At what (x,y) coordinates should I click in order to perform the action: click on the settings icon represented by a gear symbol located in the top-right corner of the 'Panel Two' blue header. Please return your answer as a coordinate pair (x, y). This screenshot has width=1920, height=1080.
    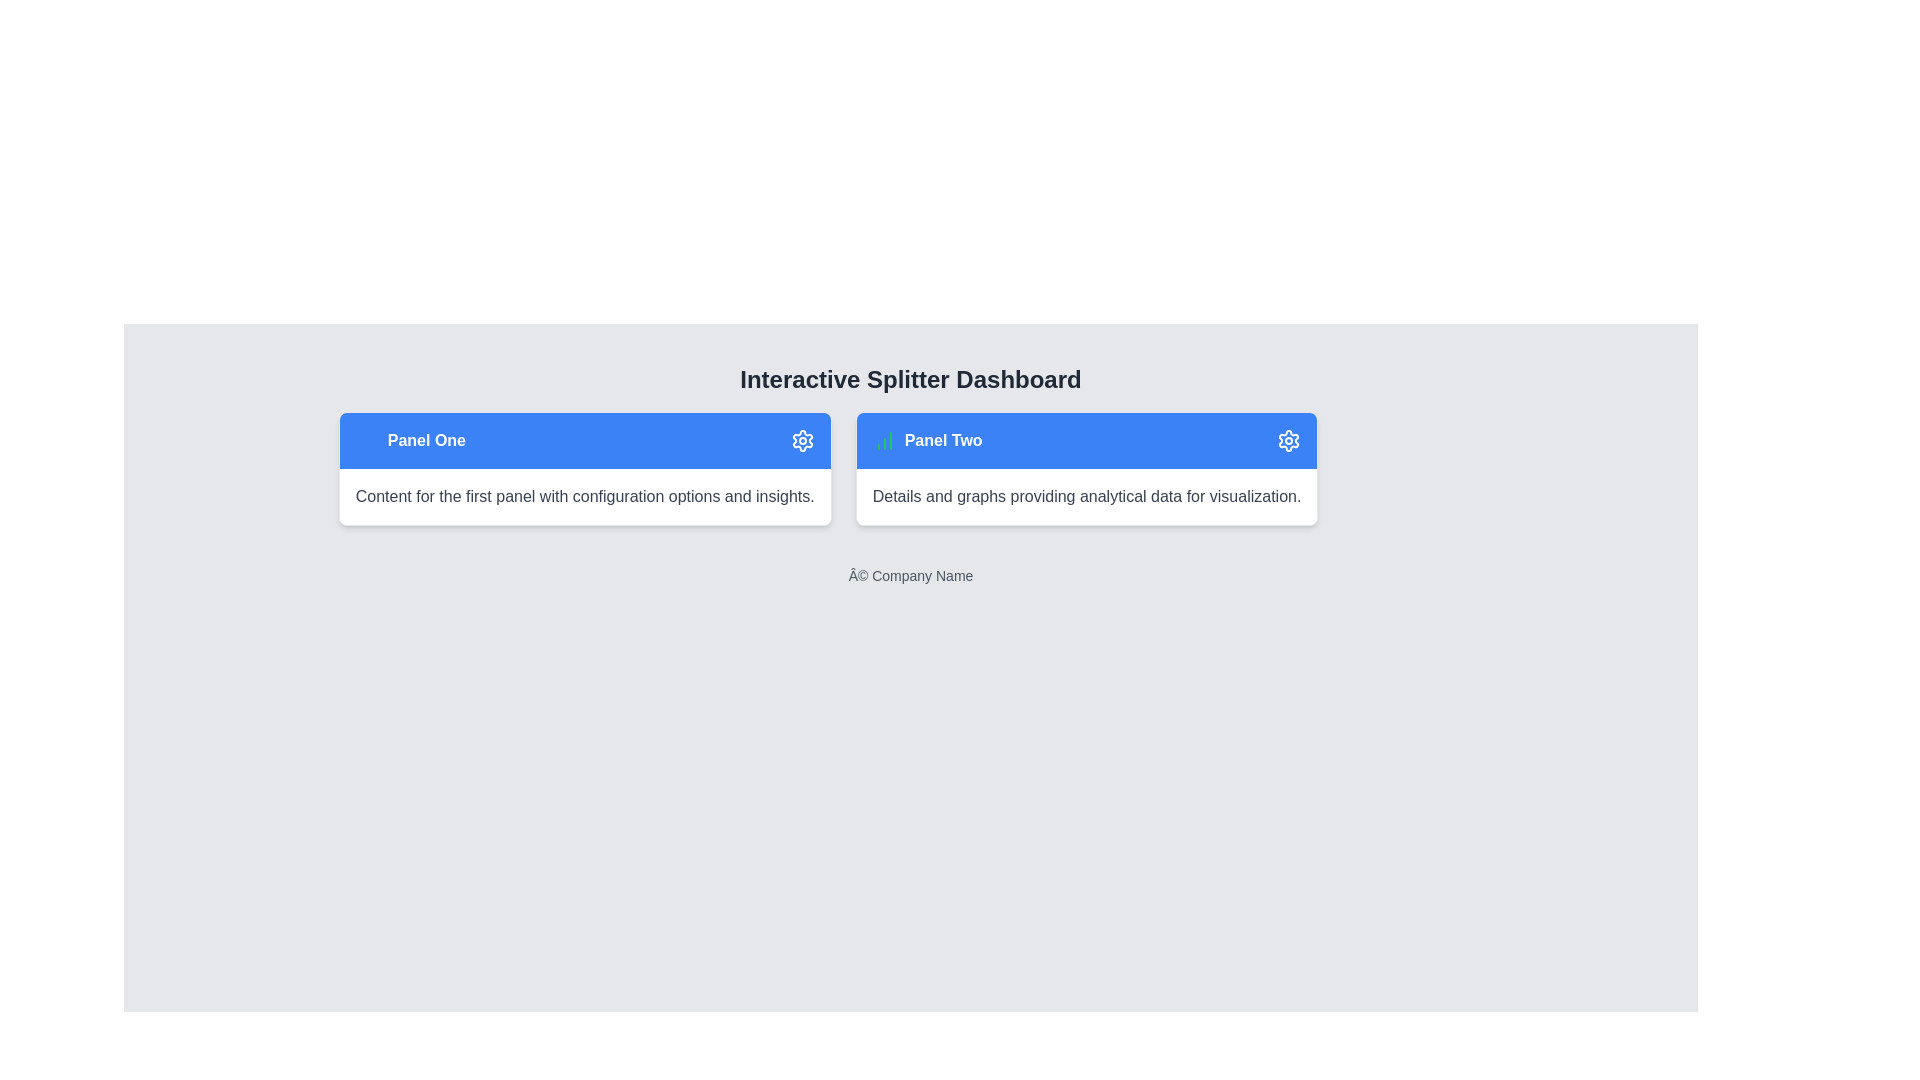
    Looking at the image, I should click on (1289, 439).